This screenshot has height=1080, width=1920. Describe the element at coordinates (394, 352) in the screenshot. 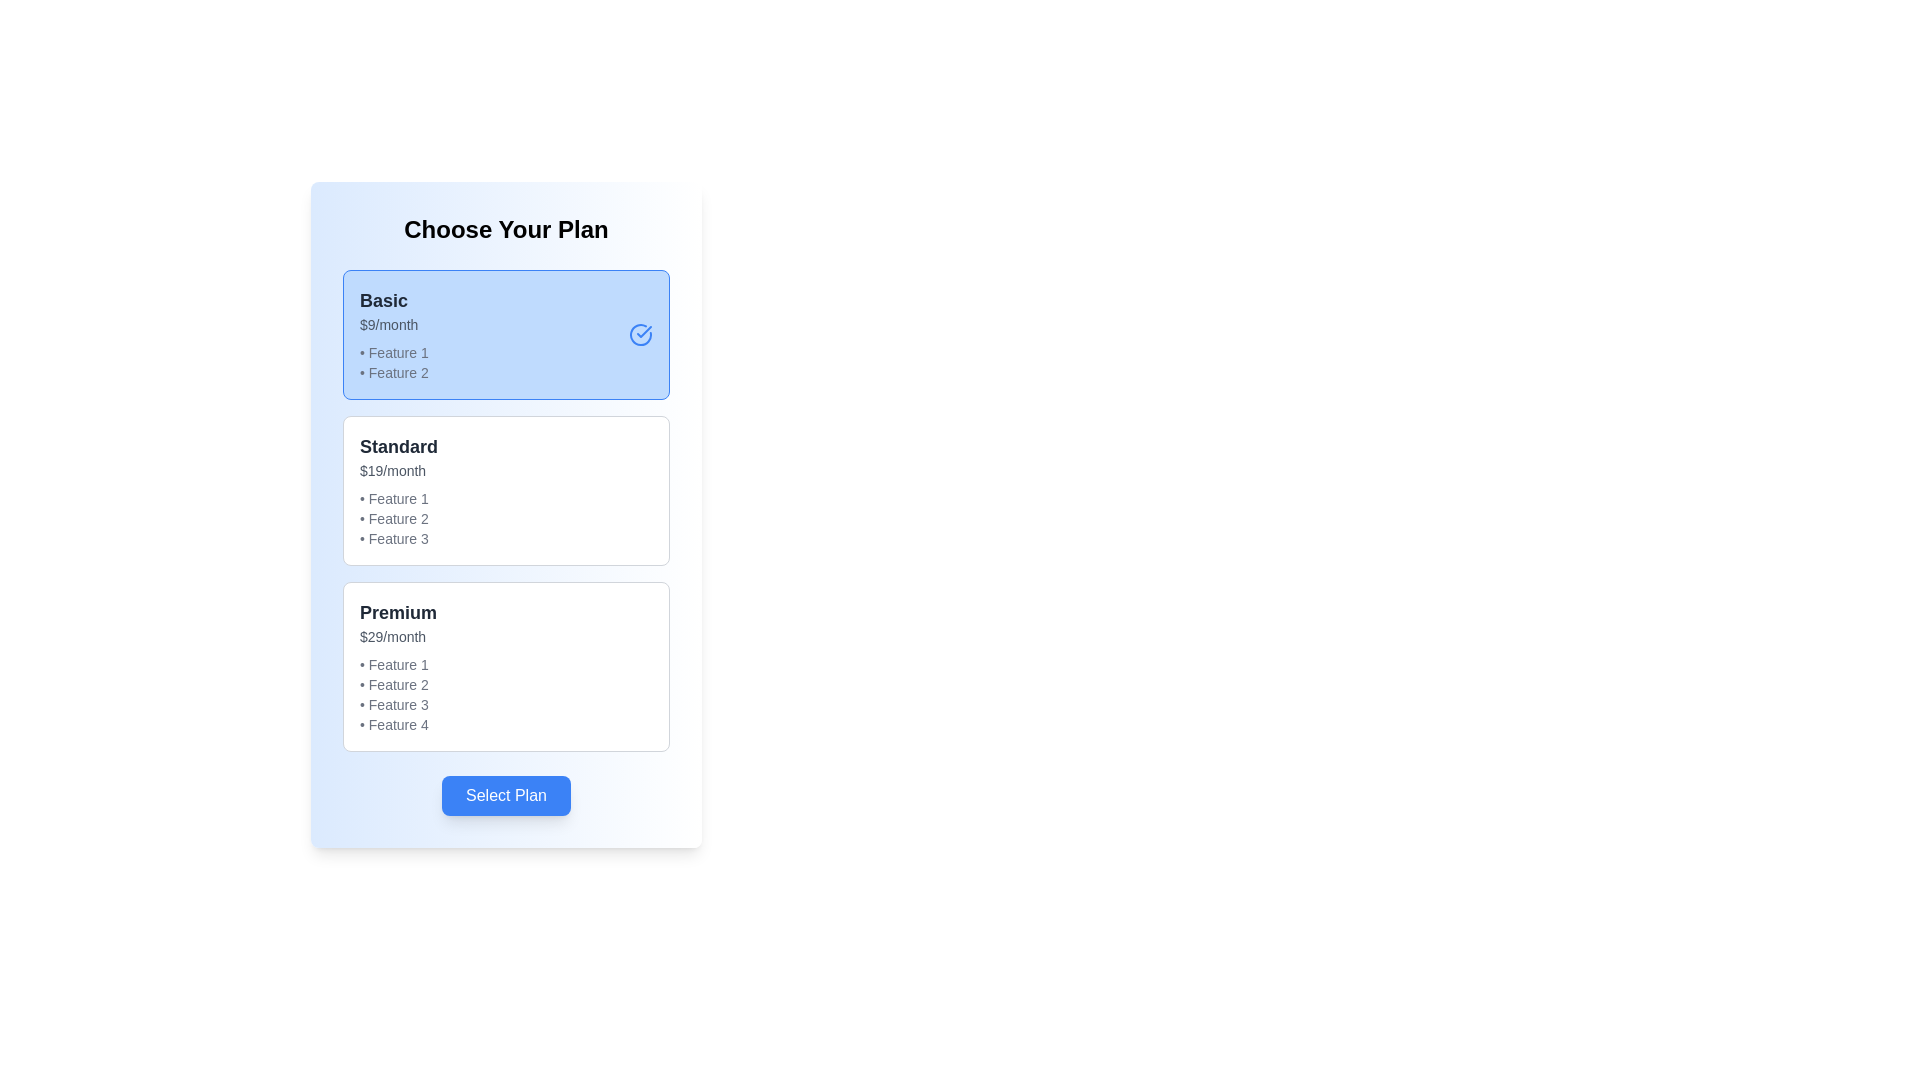

I see `text that displays the first bullet point feature included in the 'Basic' plan, providing descriptive information to the user` at that location.